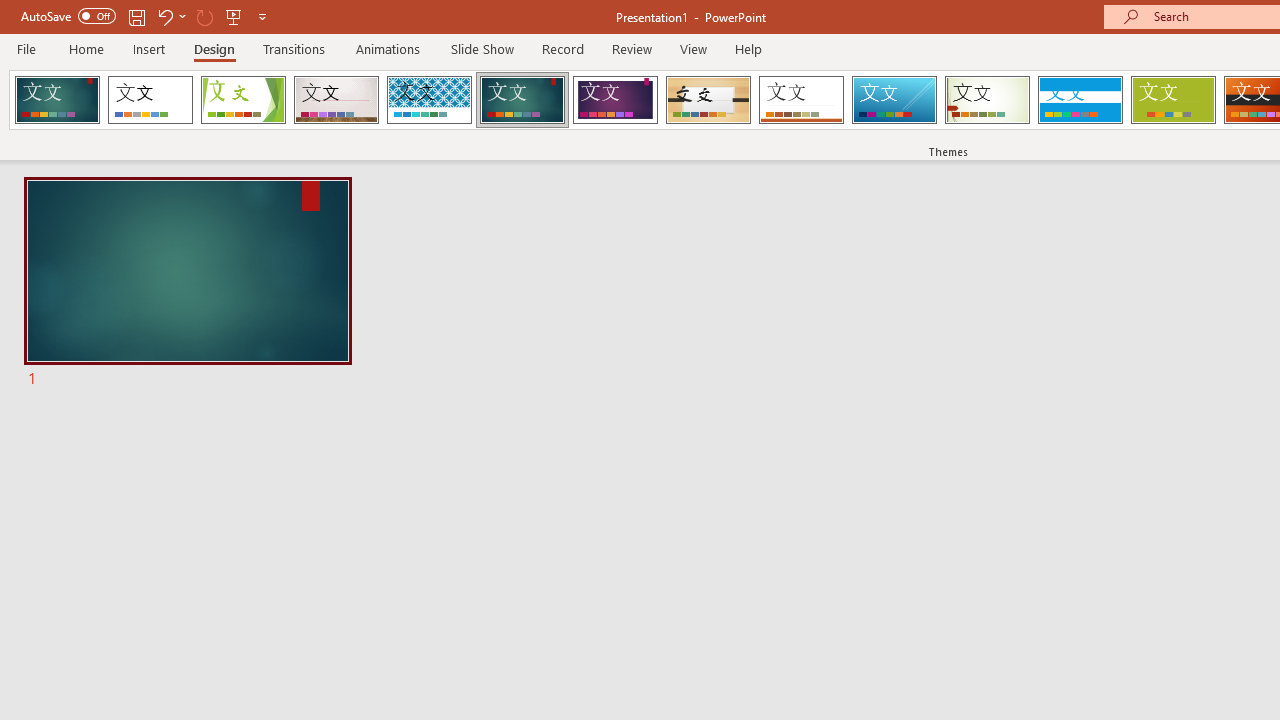 The image size is (1280, 720). What do you see at coordinates (149, 100) in the screenshot?
I see `'Office Theme'` at bounding box center [149, 100].